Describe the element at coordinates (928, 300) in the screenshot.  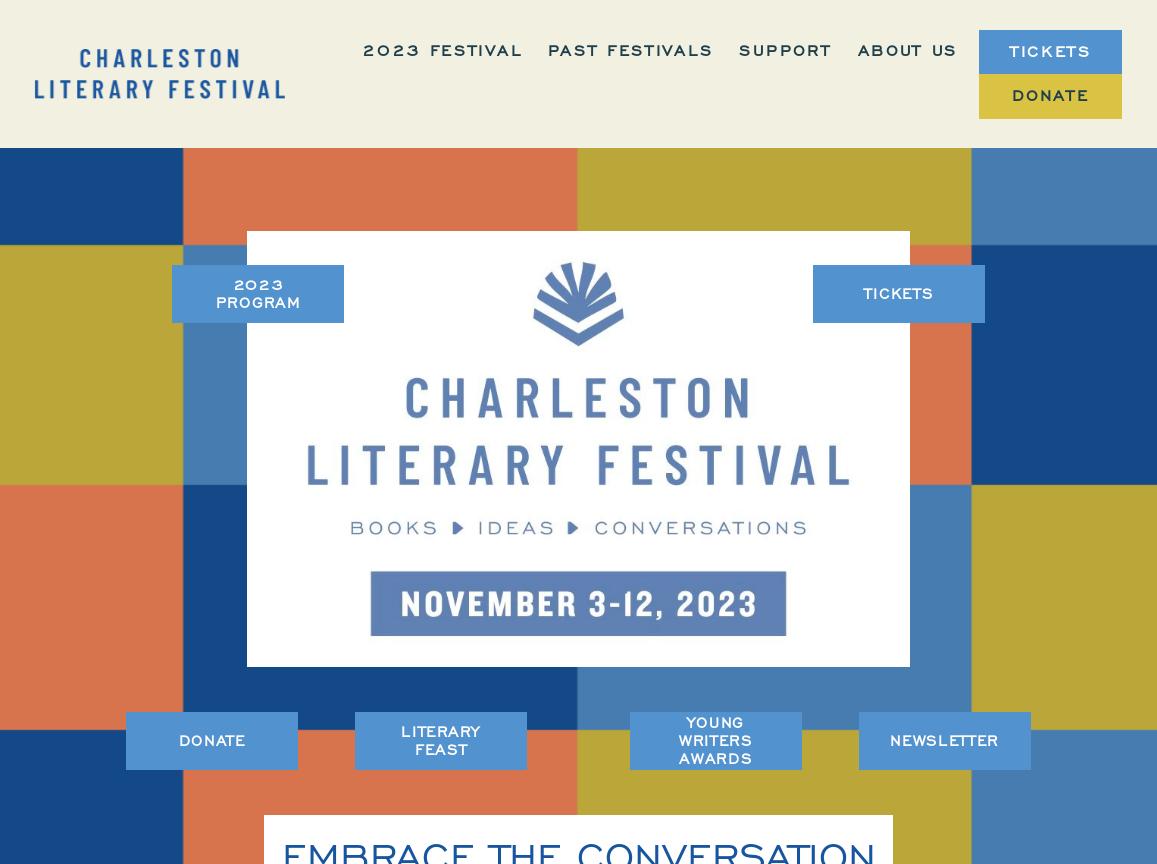
I see `'News'` at that location.